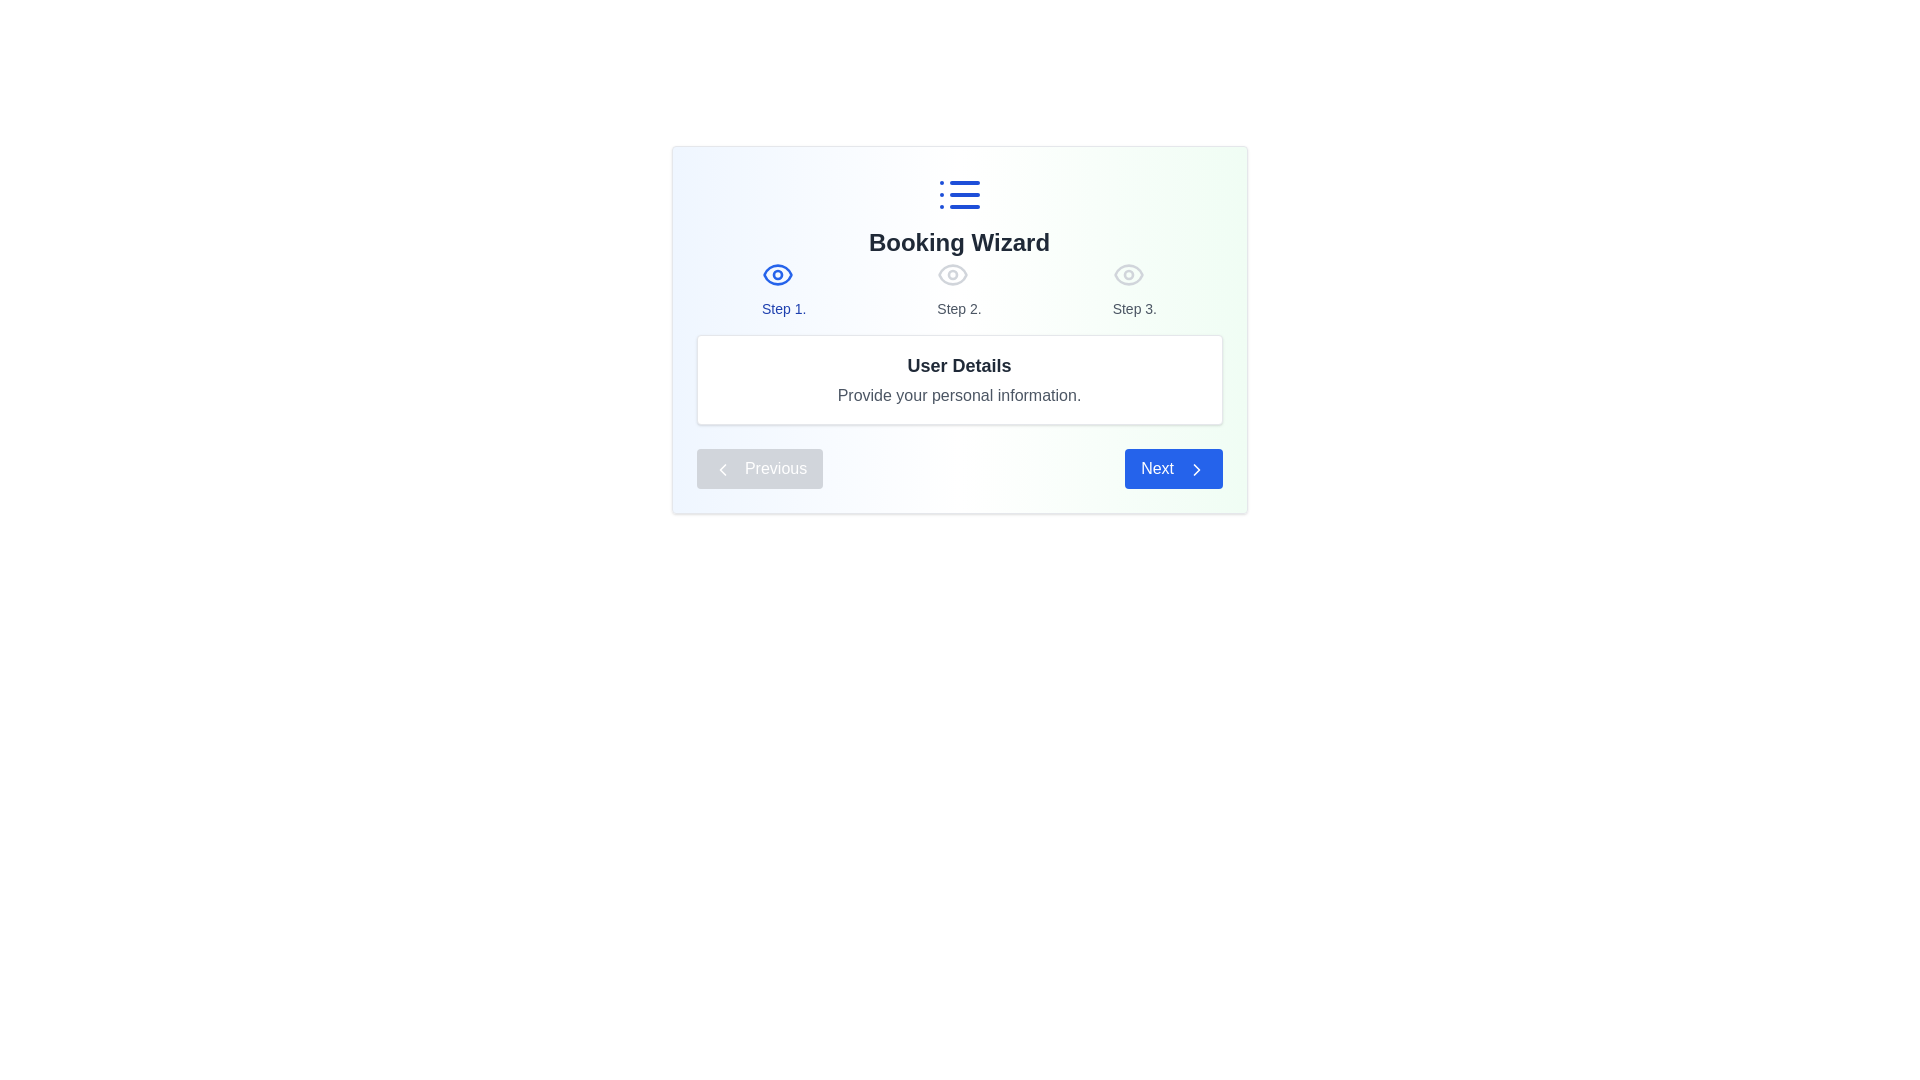 The height and width of the screenshot is (1080, 1920). I want to click on the eye icon, which is the rightmost step indicator in the 'Step 3' section, to observe its highlighting or tooltip, so click(1128, 274).